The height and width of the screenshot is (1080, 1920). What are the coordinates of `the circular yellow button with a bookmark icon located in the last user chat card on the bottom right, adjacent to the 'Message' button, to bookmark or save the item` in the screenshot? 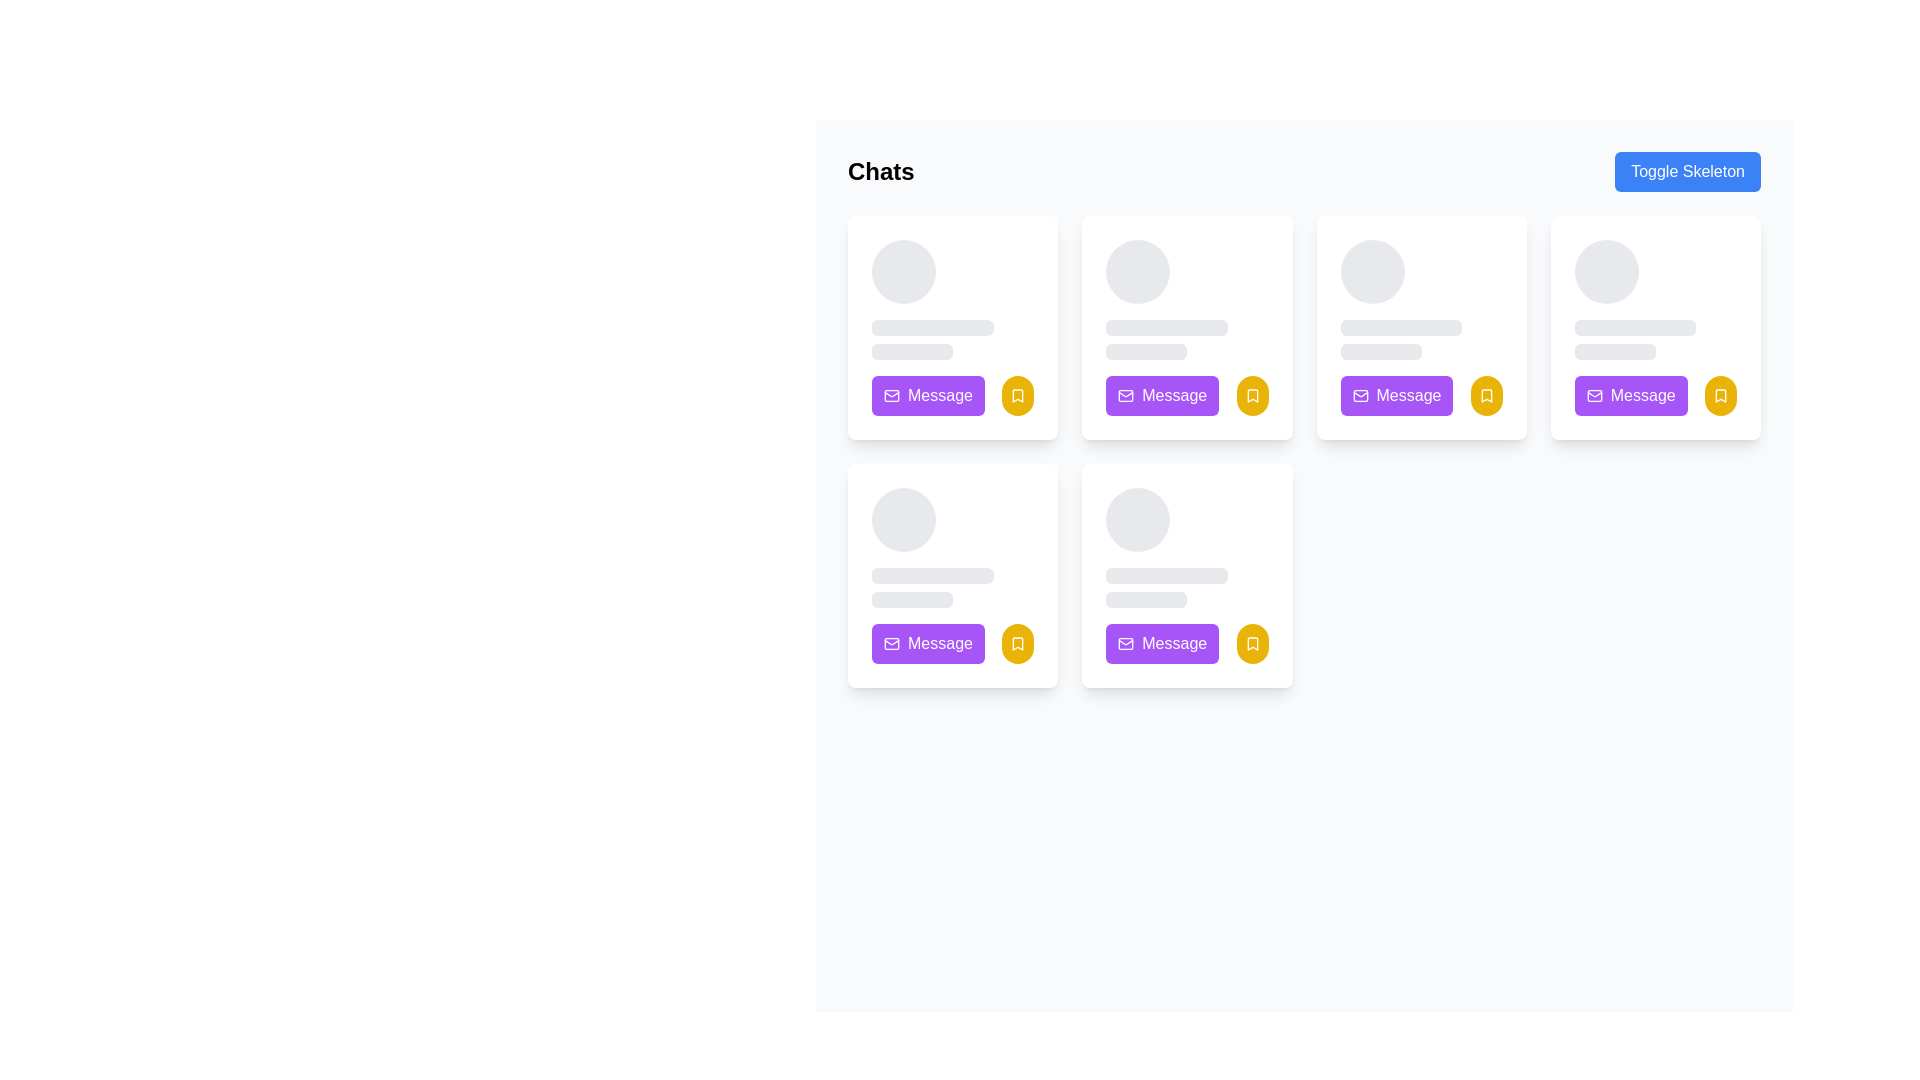 It's located at (1251, 644).